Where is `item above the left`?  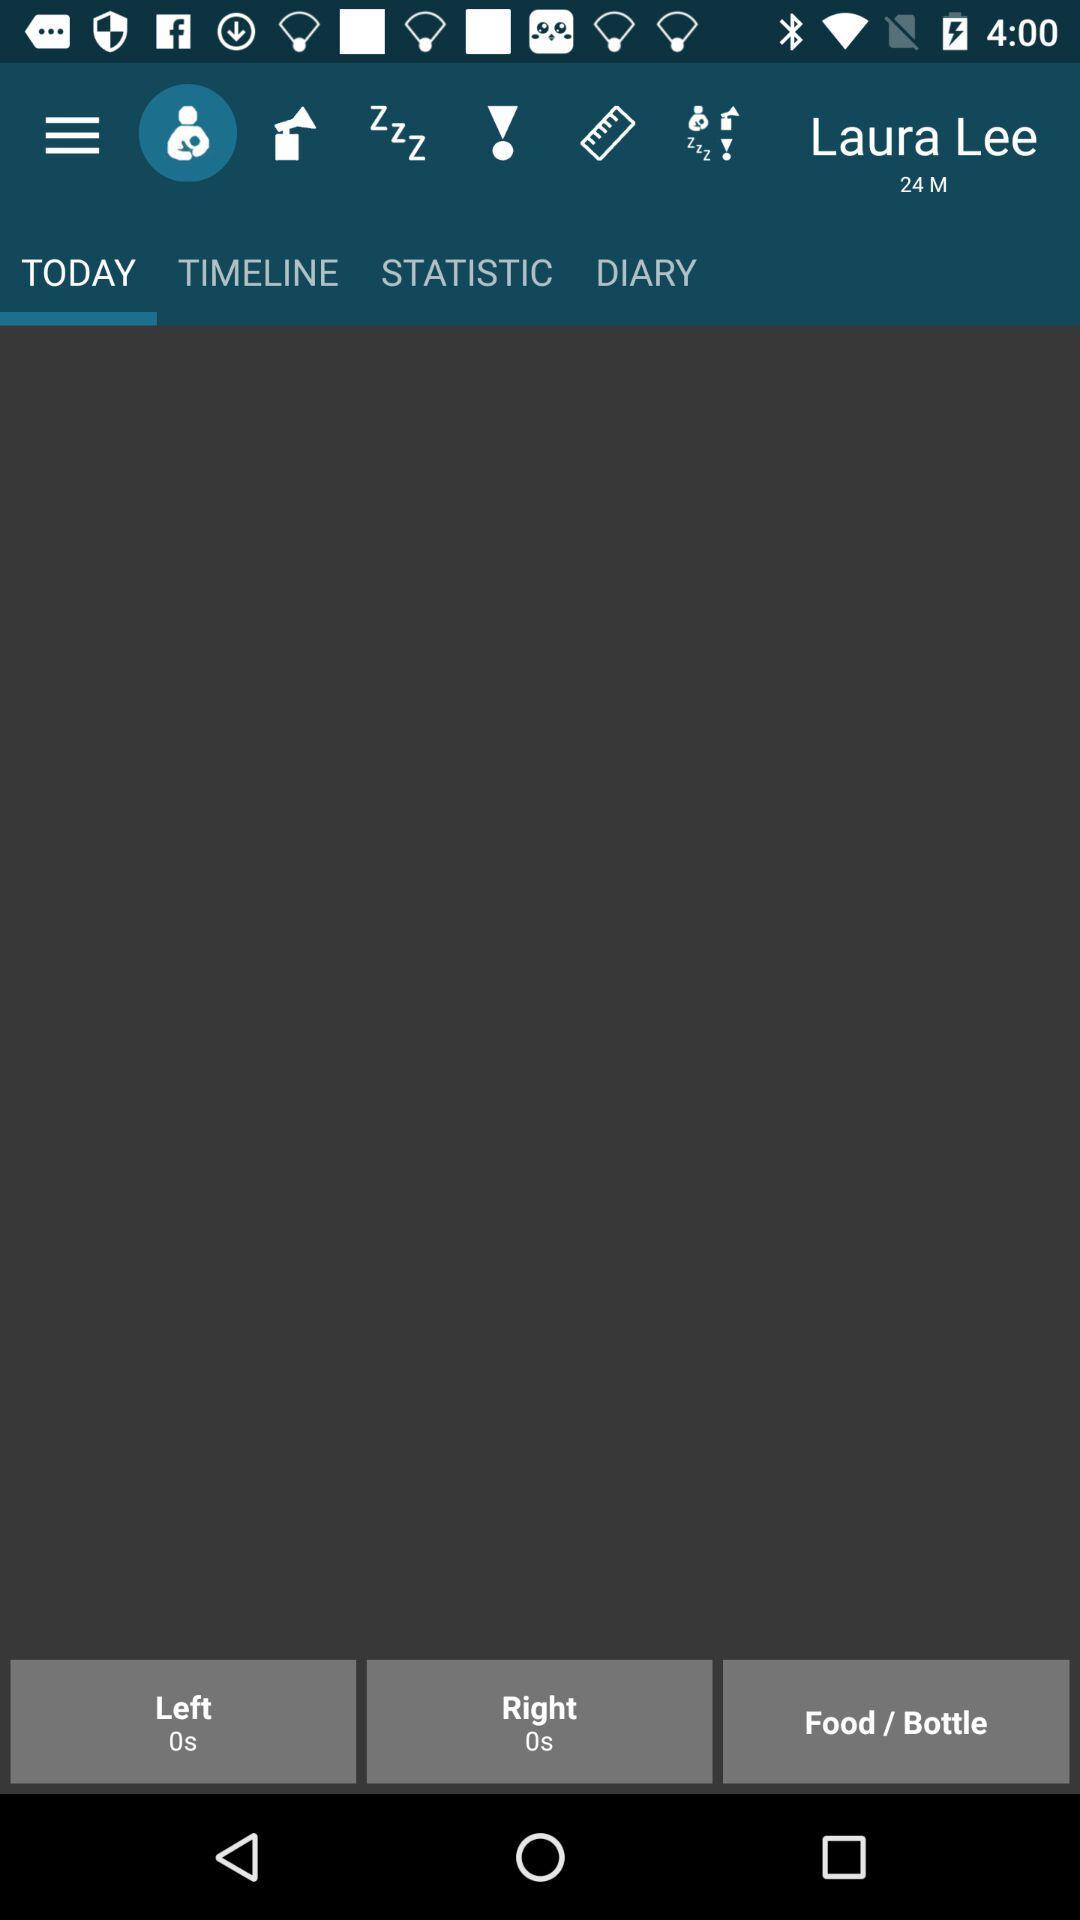 item above the left is located at coordinates (540, 1003).